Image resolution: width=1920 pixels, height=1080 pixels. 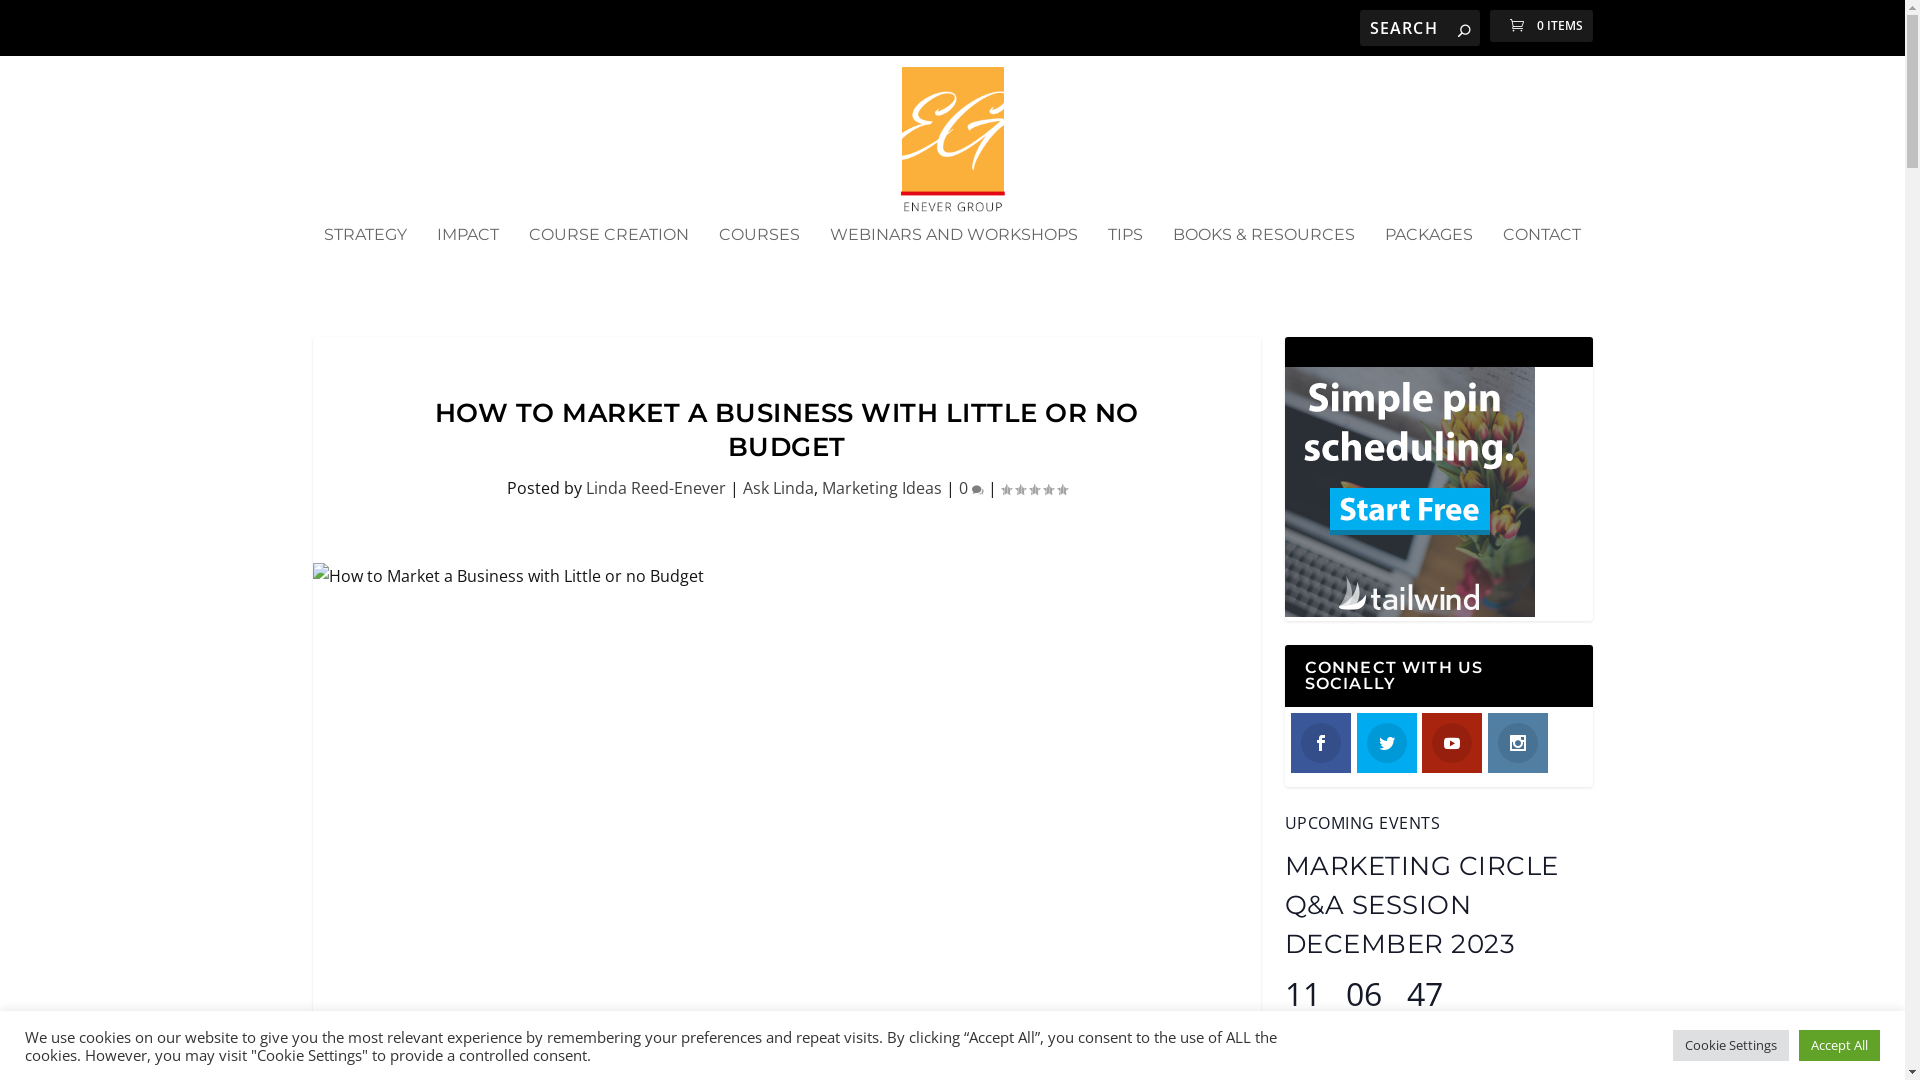 I want to click on 'TIPS', so click(x=1125, y=261).